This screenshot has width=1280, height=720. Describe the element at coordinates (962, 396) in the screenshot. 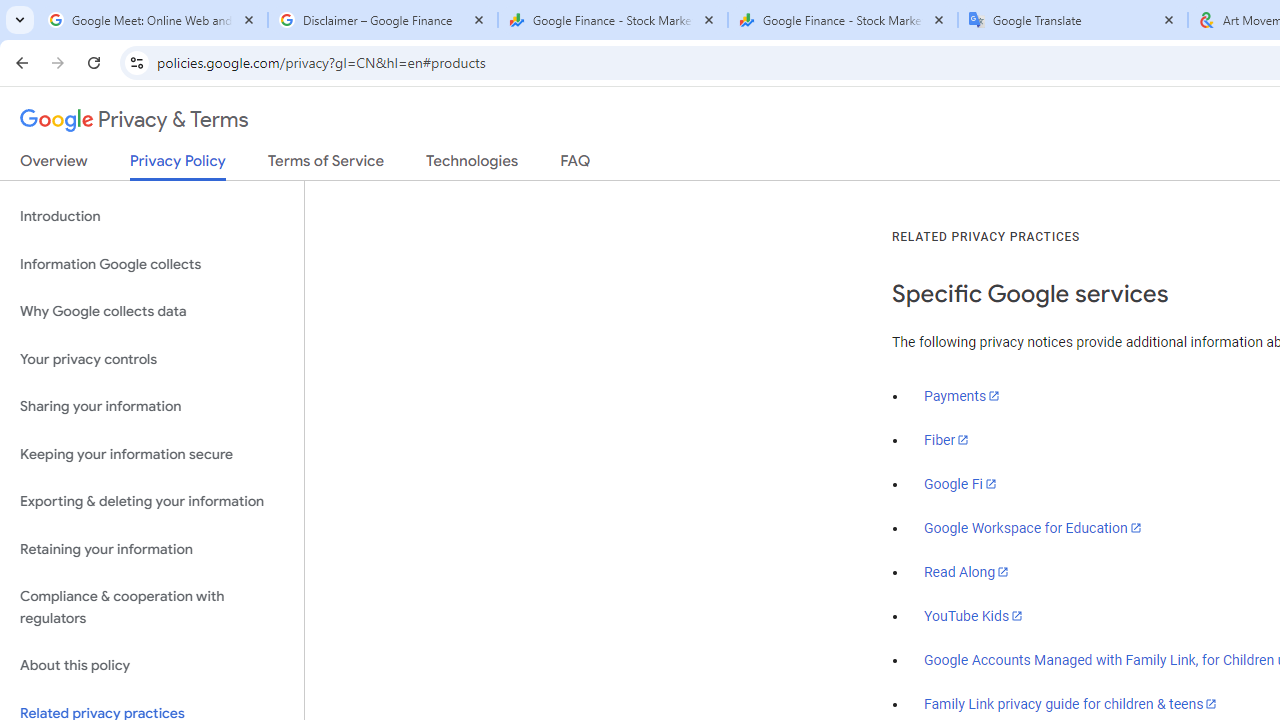

I see `'Payments'` at that location.